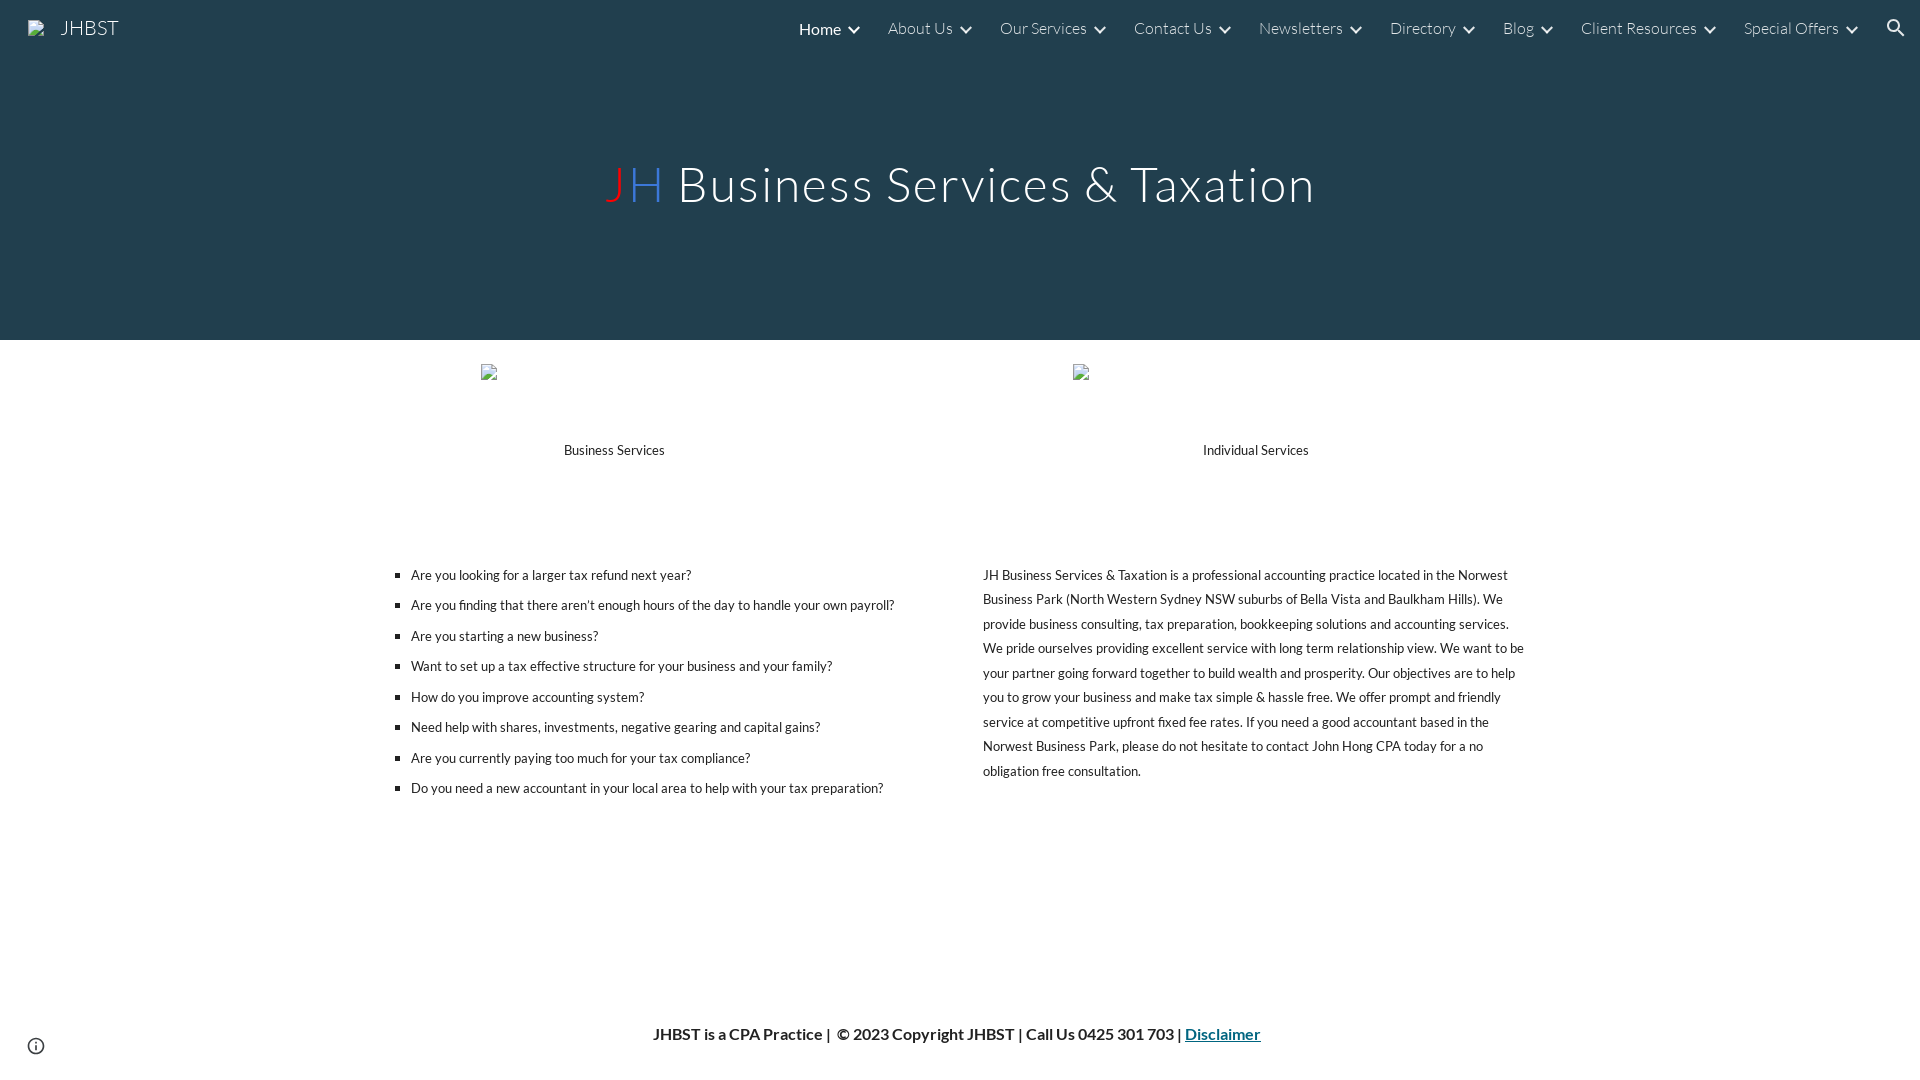 The height and width of the screenshot is (1080, 1920). What do you see at coordinates (999, 27) in the screenshot?
I see `'Our Services'` at bounding box center [999, 27].